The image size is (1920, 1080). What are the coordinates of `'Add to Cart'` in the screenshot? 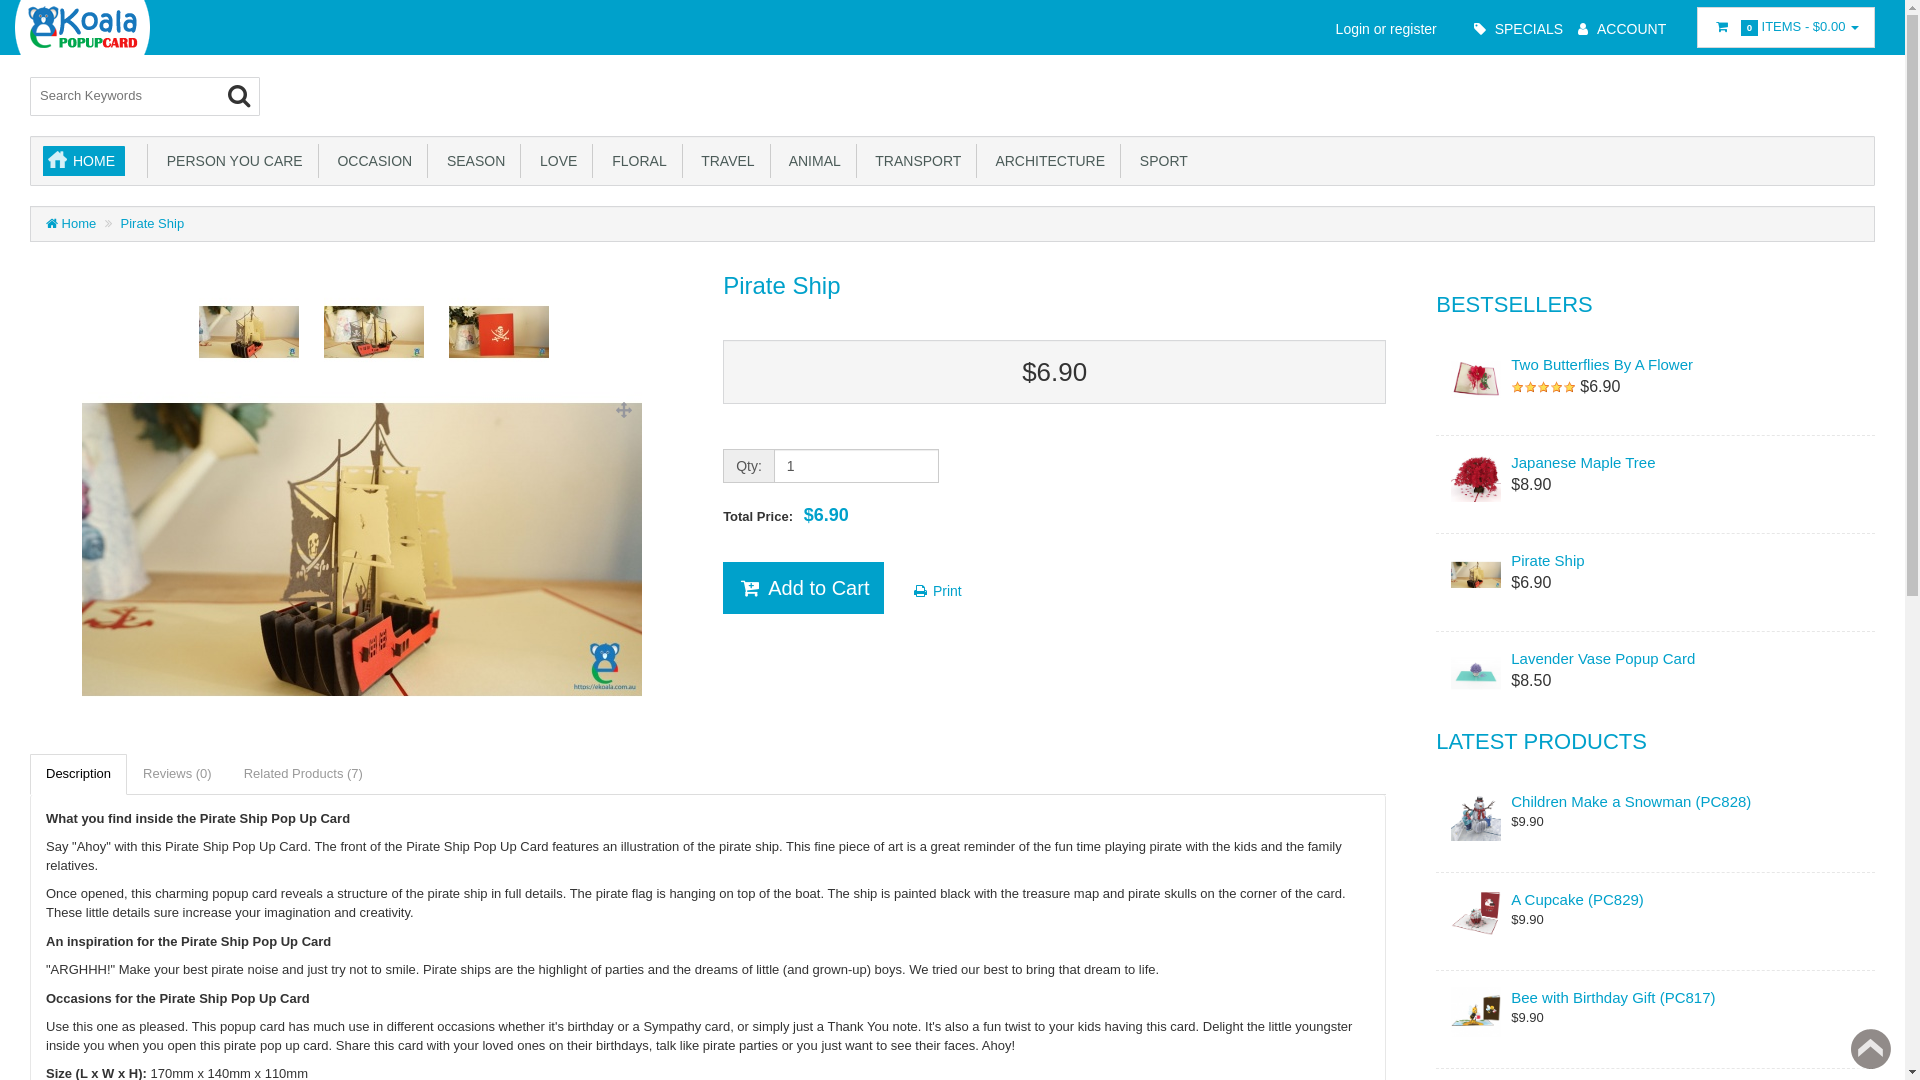 It's located at (803, 586).